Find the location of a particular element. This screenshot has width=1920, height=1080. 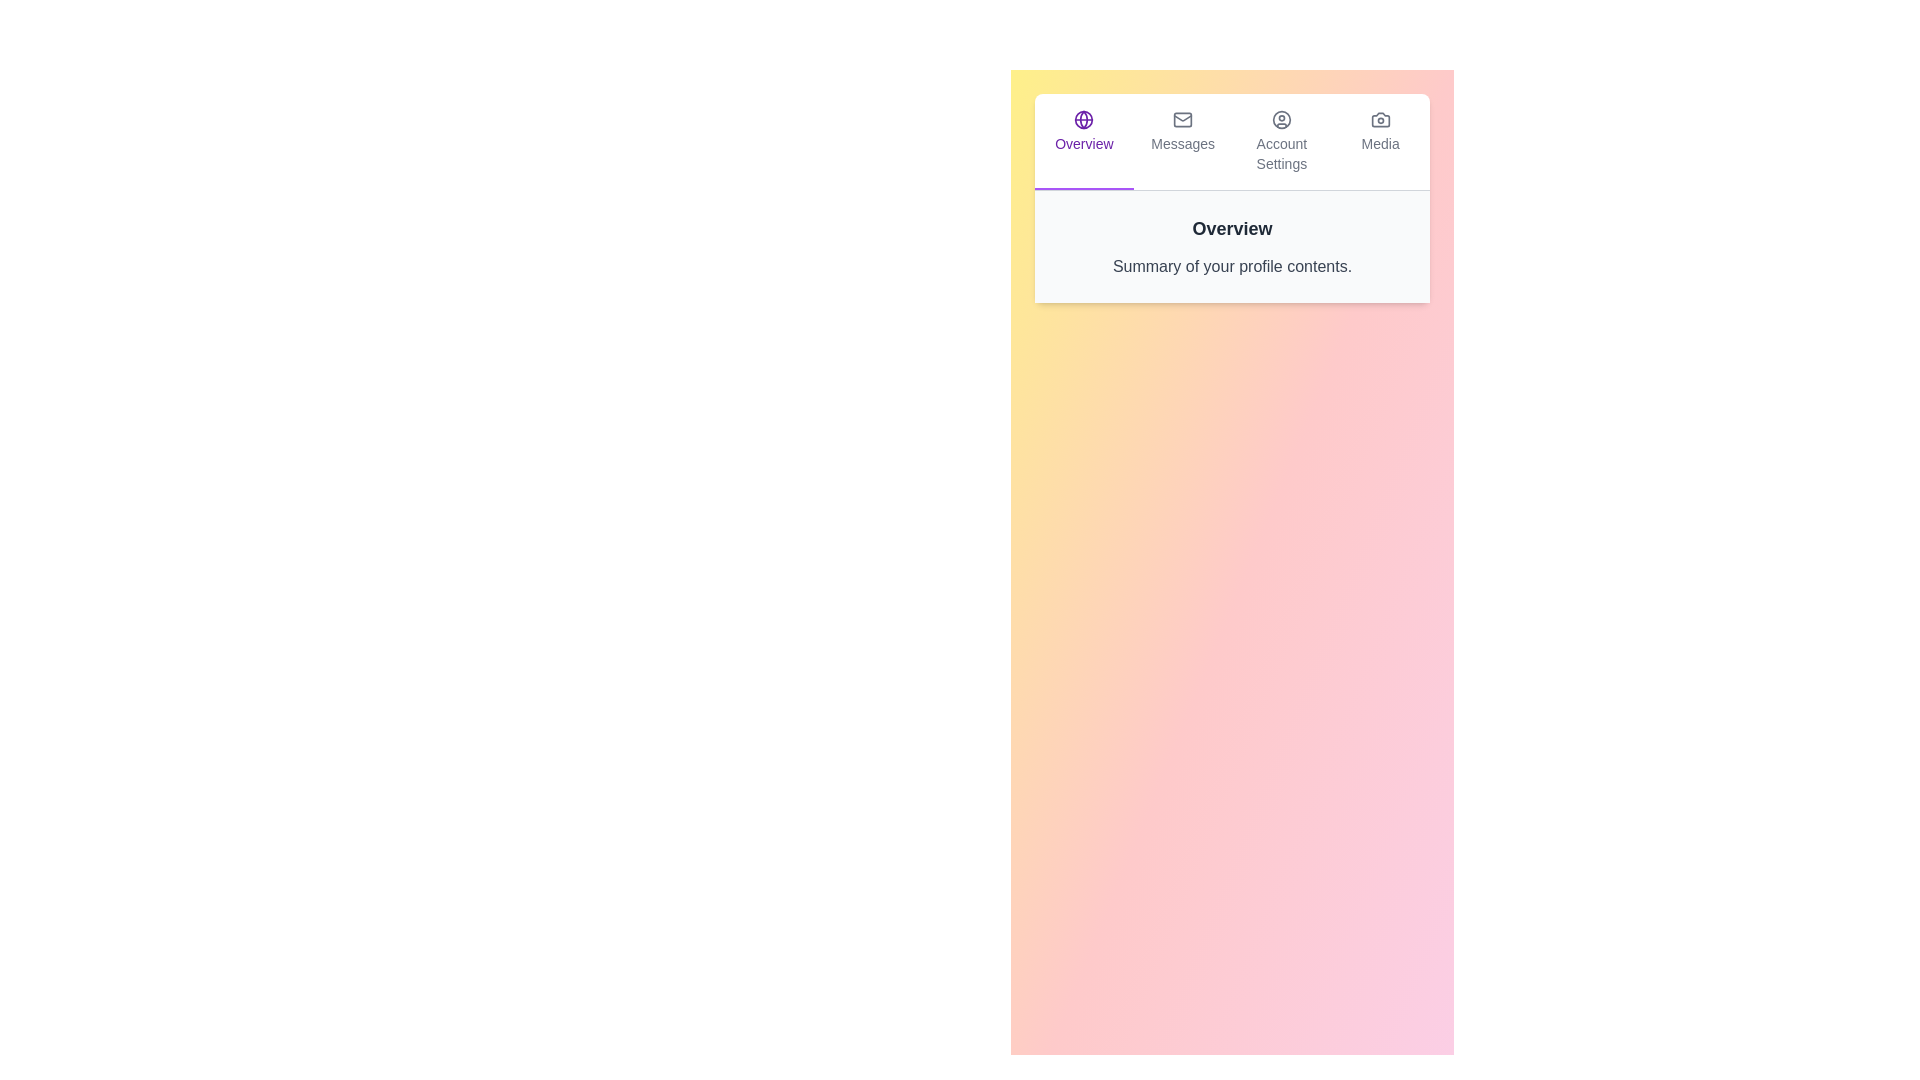

the tab labeled Account Settings is located at coordinates (1281, 141).